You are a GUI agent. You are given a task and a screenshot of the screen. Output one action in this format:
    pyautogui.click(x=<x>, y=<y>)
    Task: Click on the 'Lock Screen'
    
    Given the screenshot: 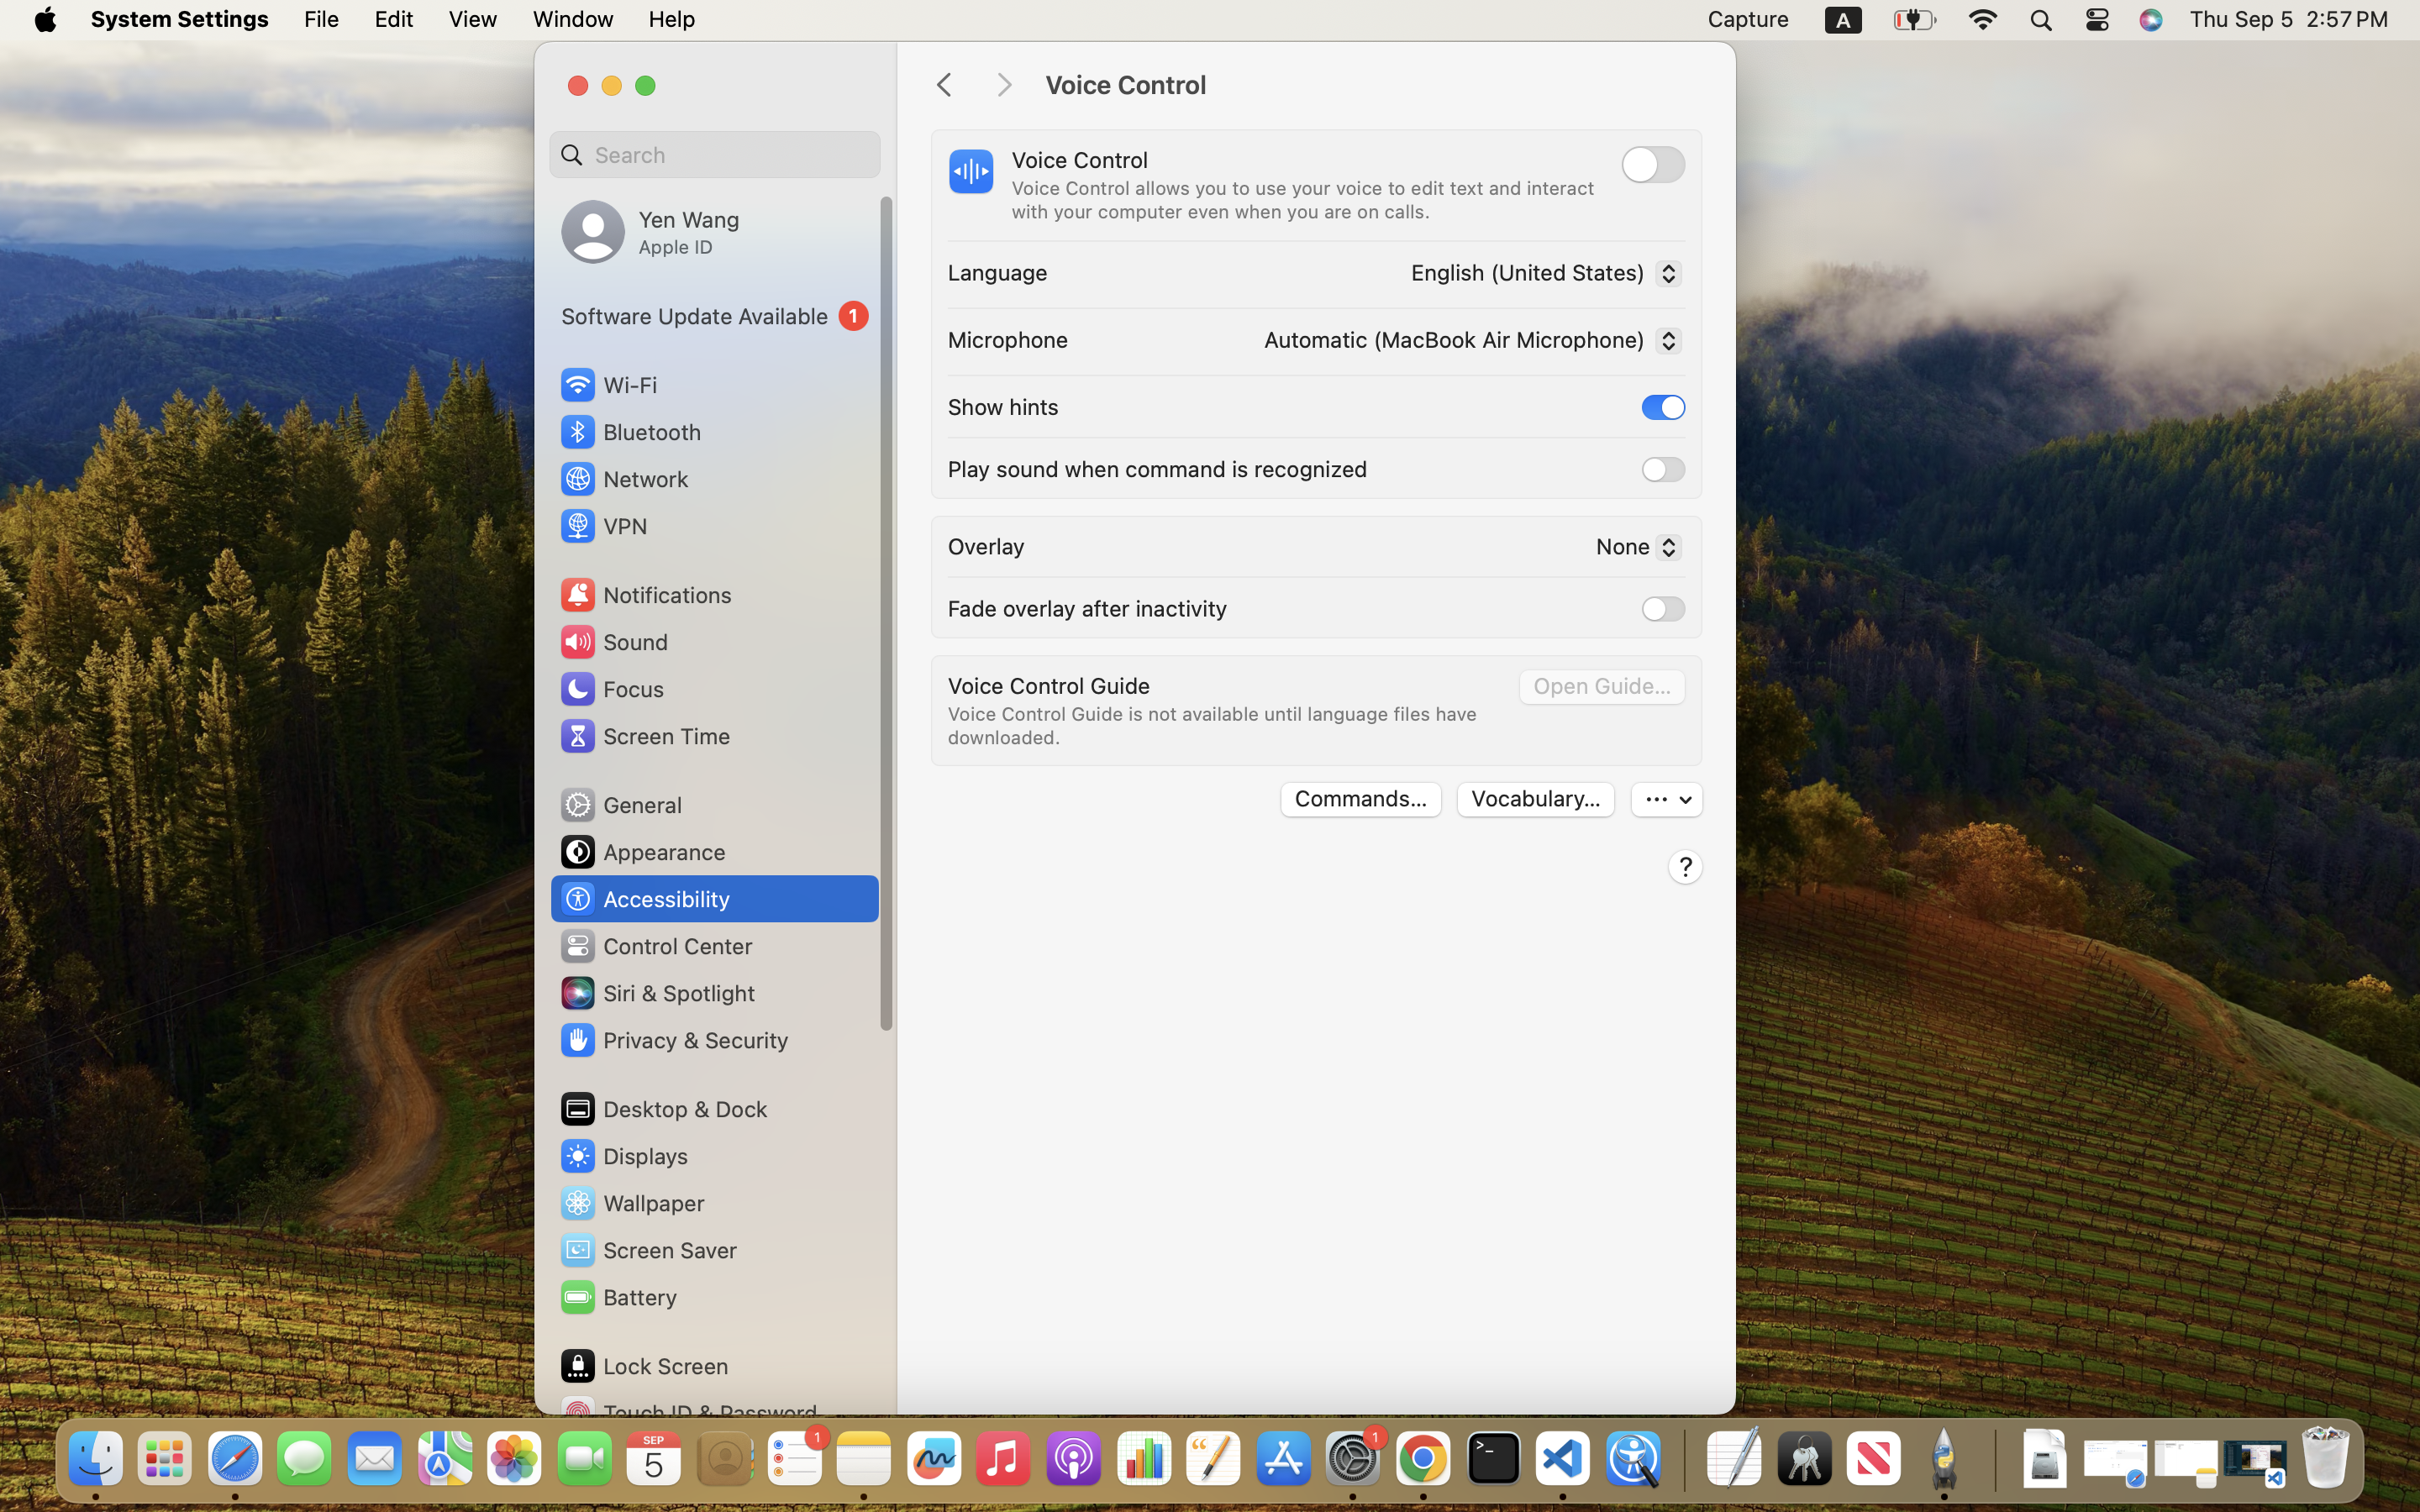 What is the action you would take?
    pyautogui.click(x=644, y=1364)
    